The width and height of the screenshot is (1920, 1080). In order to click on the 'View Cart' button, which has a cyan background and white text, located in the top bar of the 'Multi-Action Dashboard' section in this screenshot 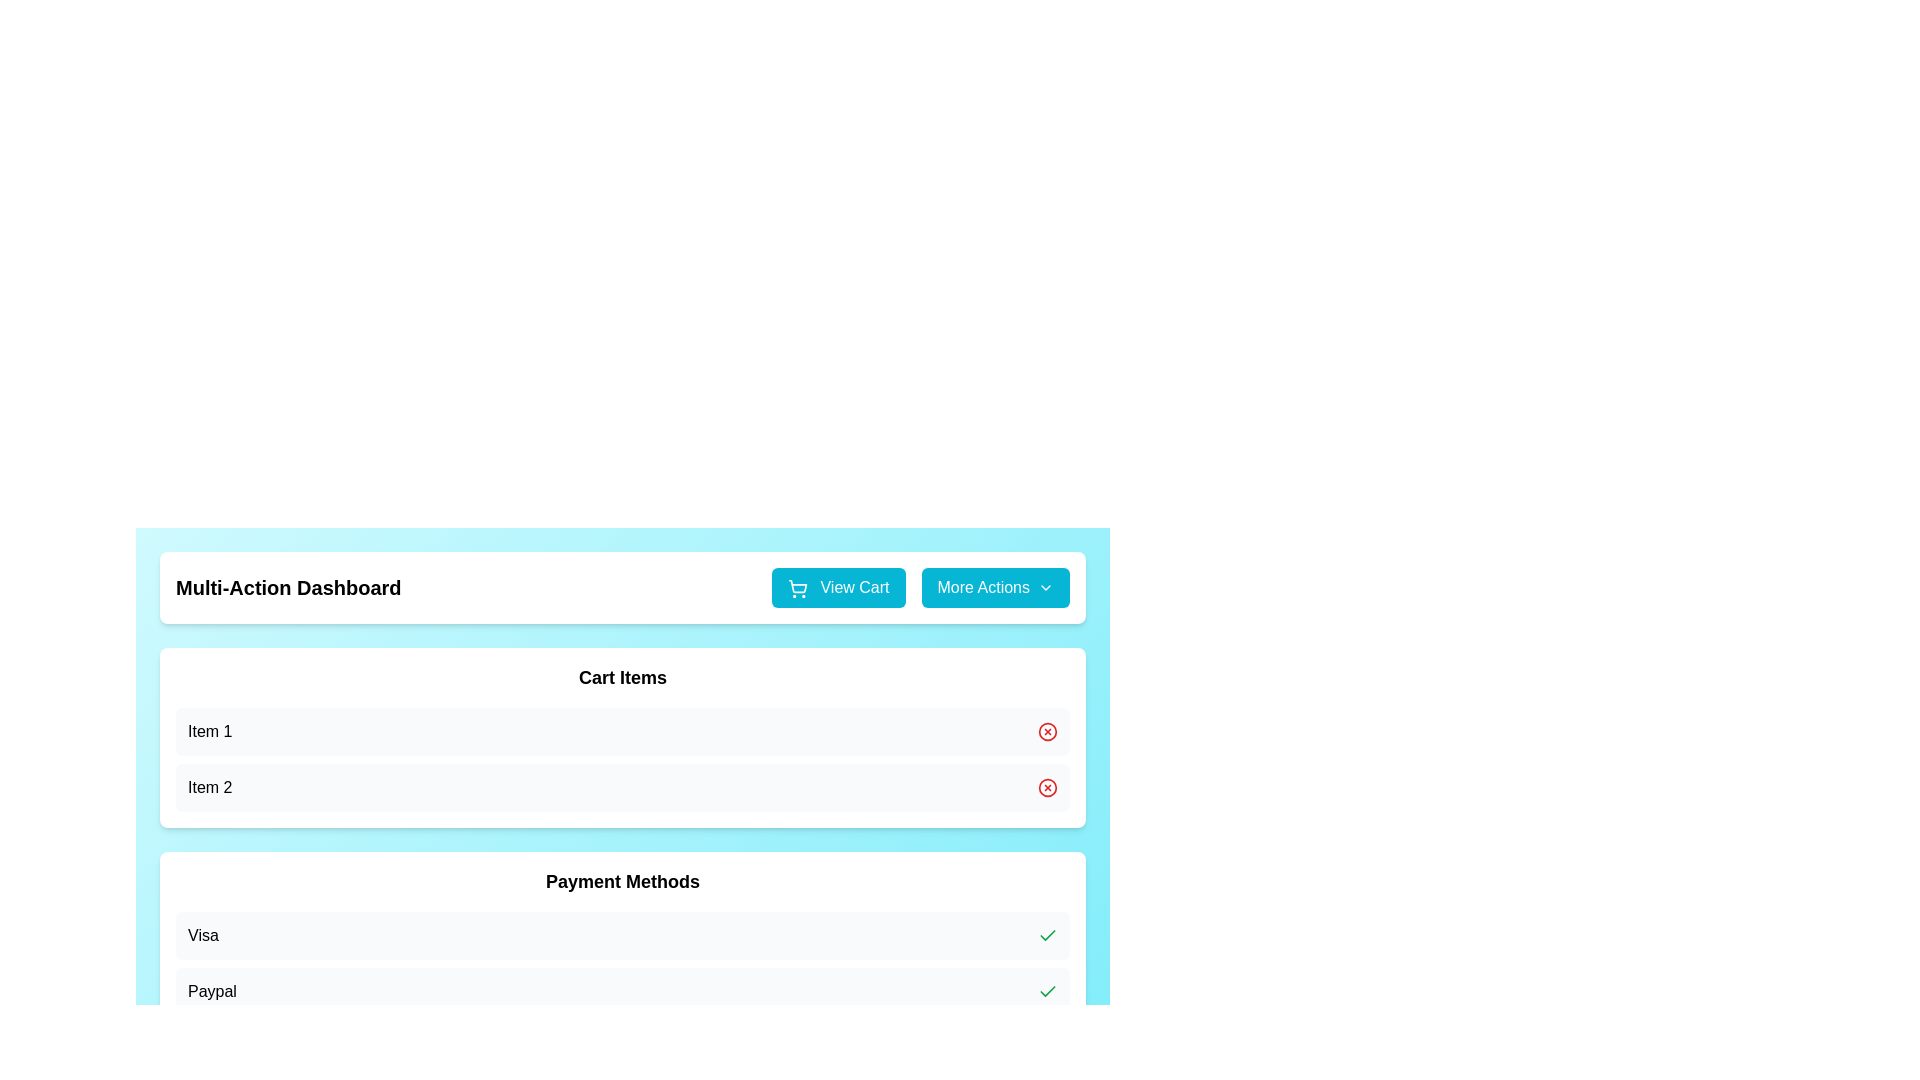, I will do `click(838, 586)`.